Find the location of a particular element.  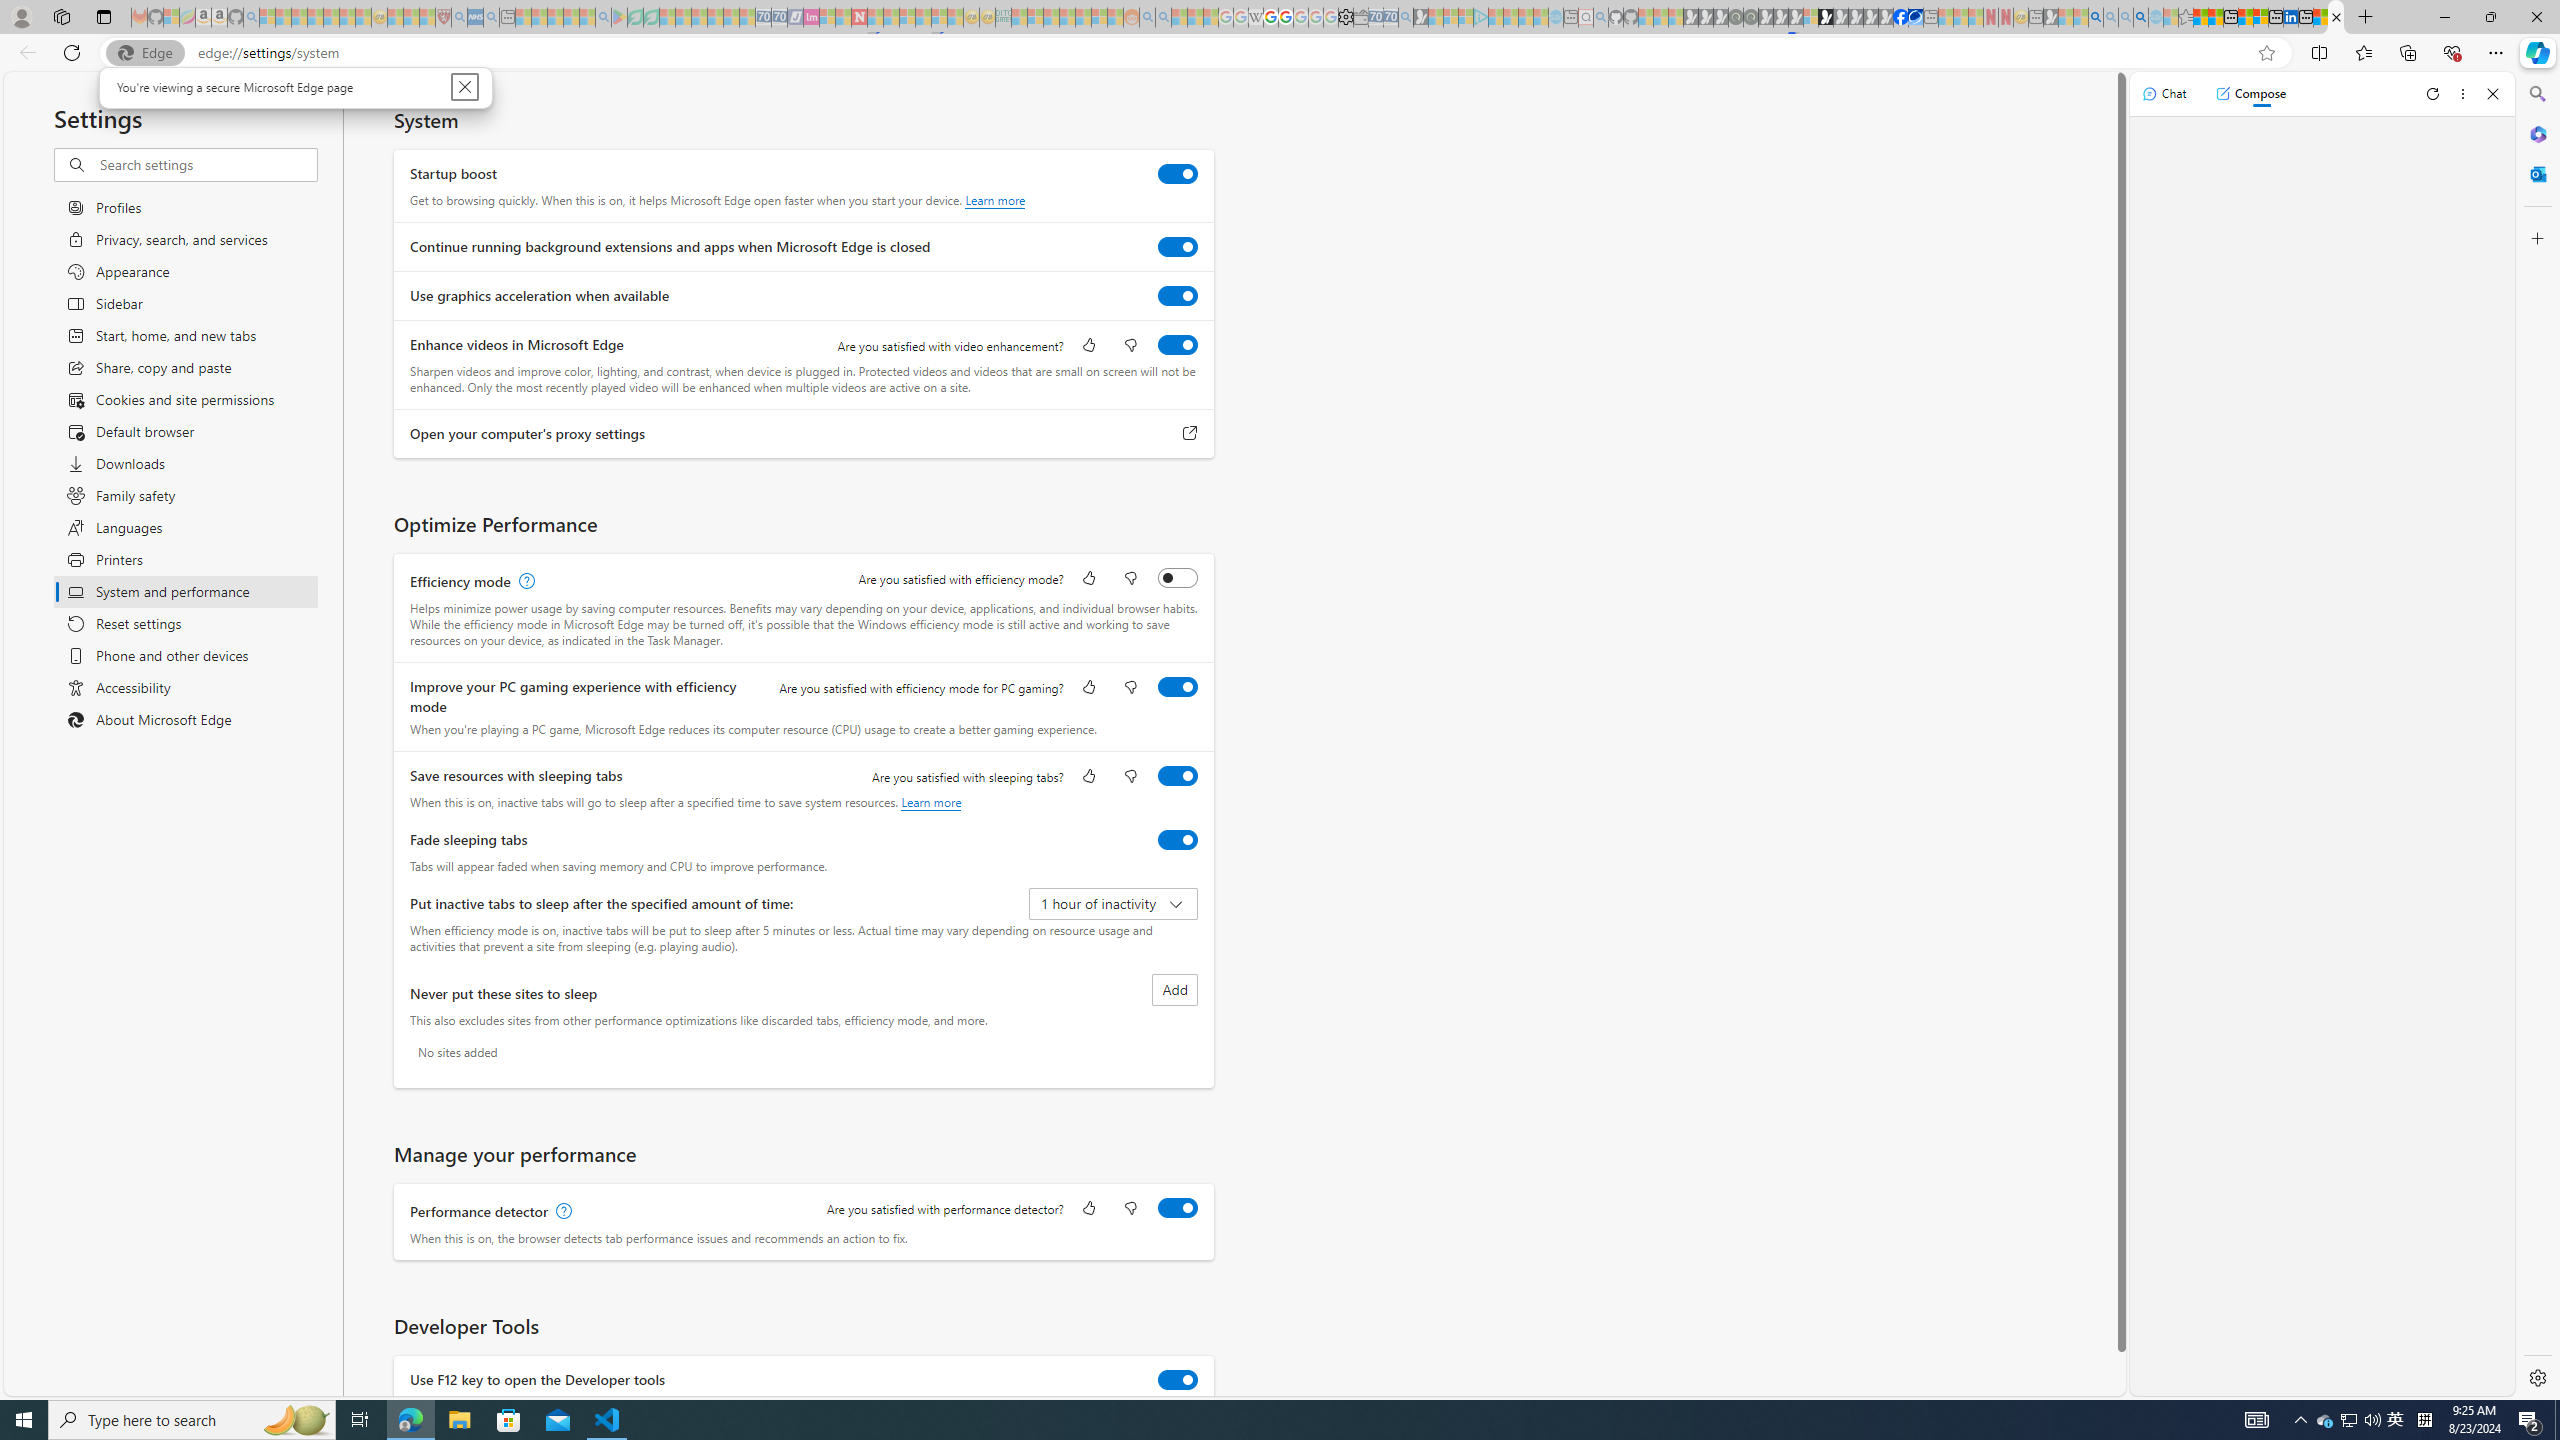

'github - Search - Sleeping' is located at coordinates (1601, 16).